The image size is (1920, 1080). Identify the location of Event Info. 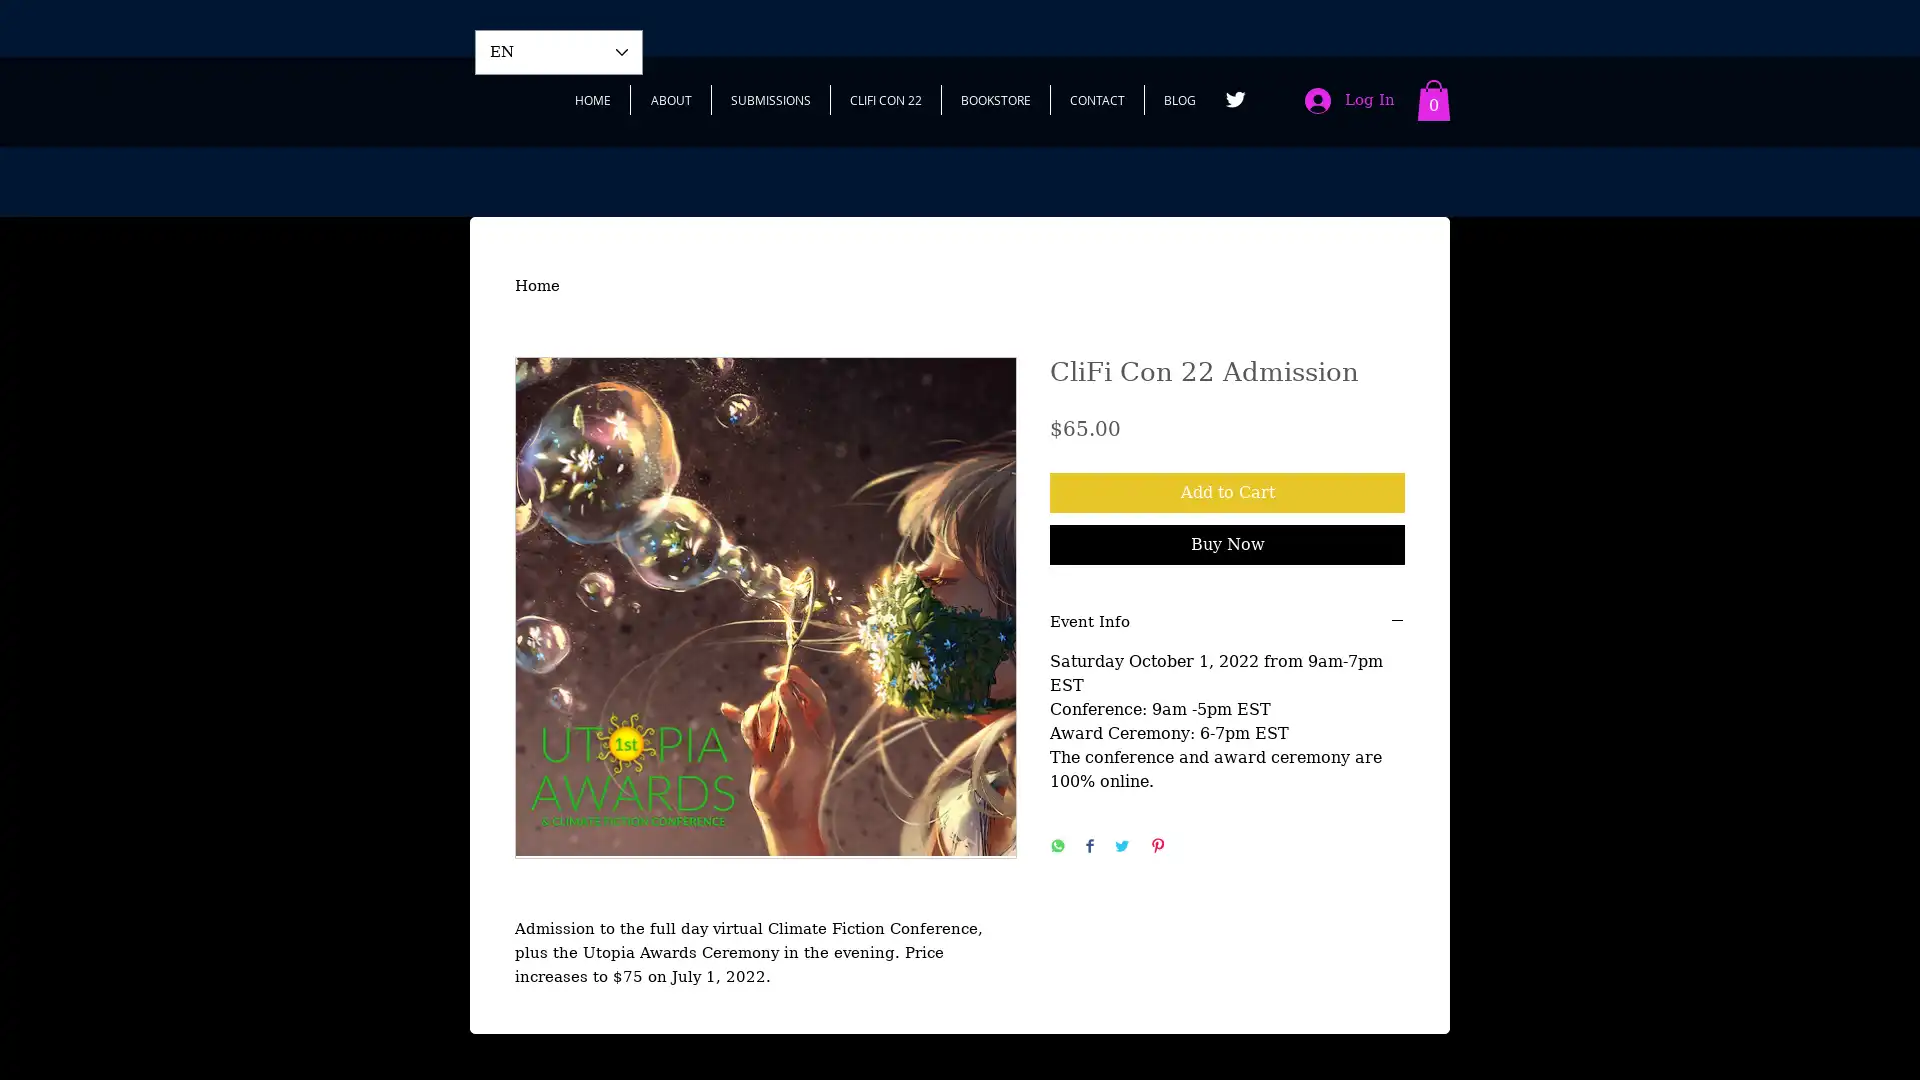
(1226, 621).